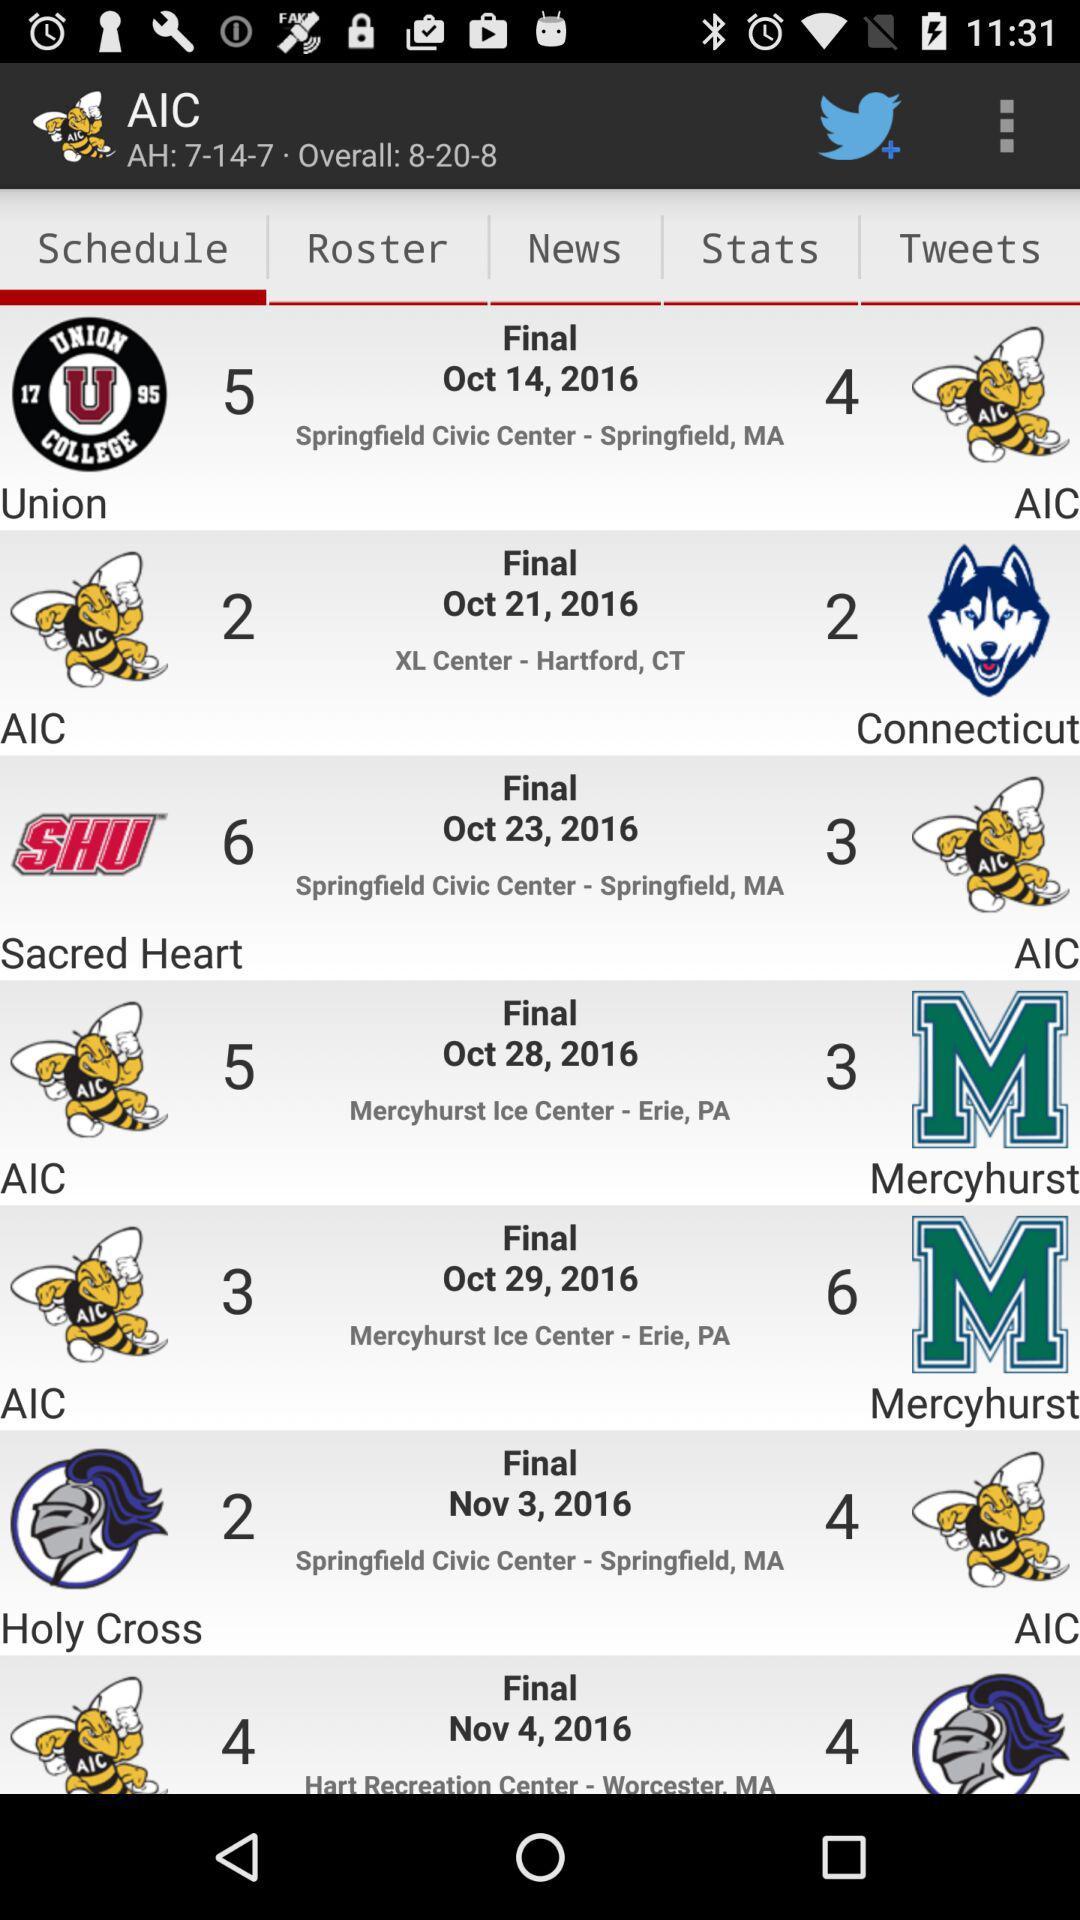 The image size is (1080, 1920). Describe the element at coordinates (378, 246) in the screenshot. I see `the roster icon` at that location.